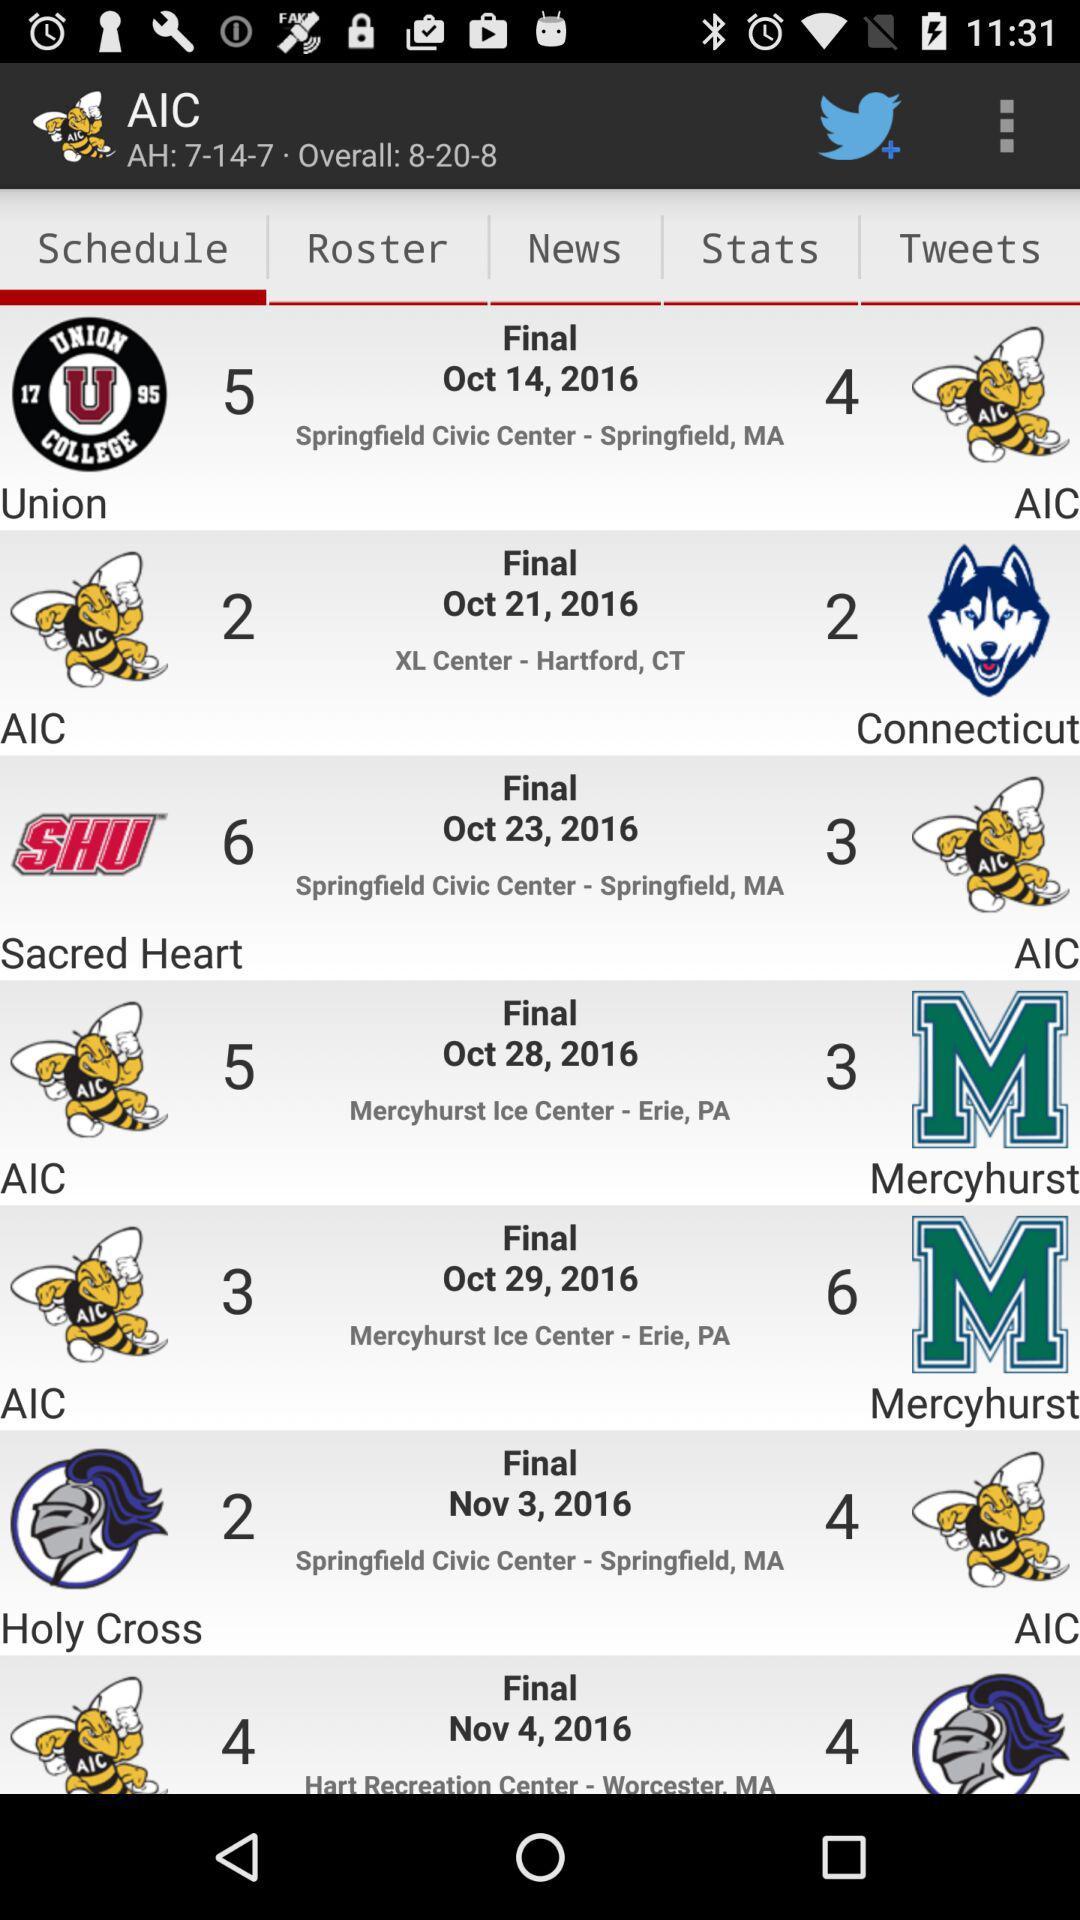 The image size is (1080, 1920). Describe the element at coordinates (378, 246) in the screenshot. I see `the roster icon` at that location.